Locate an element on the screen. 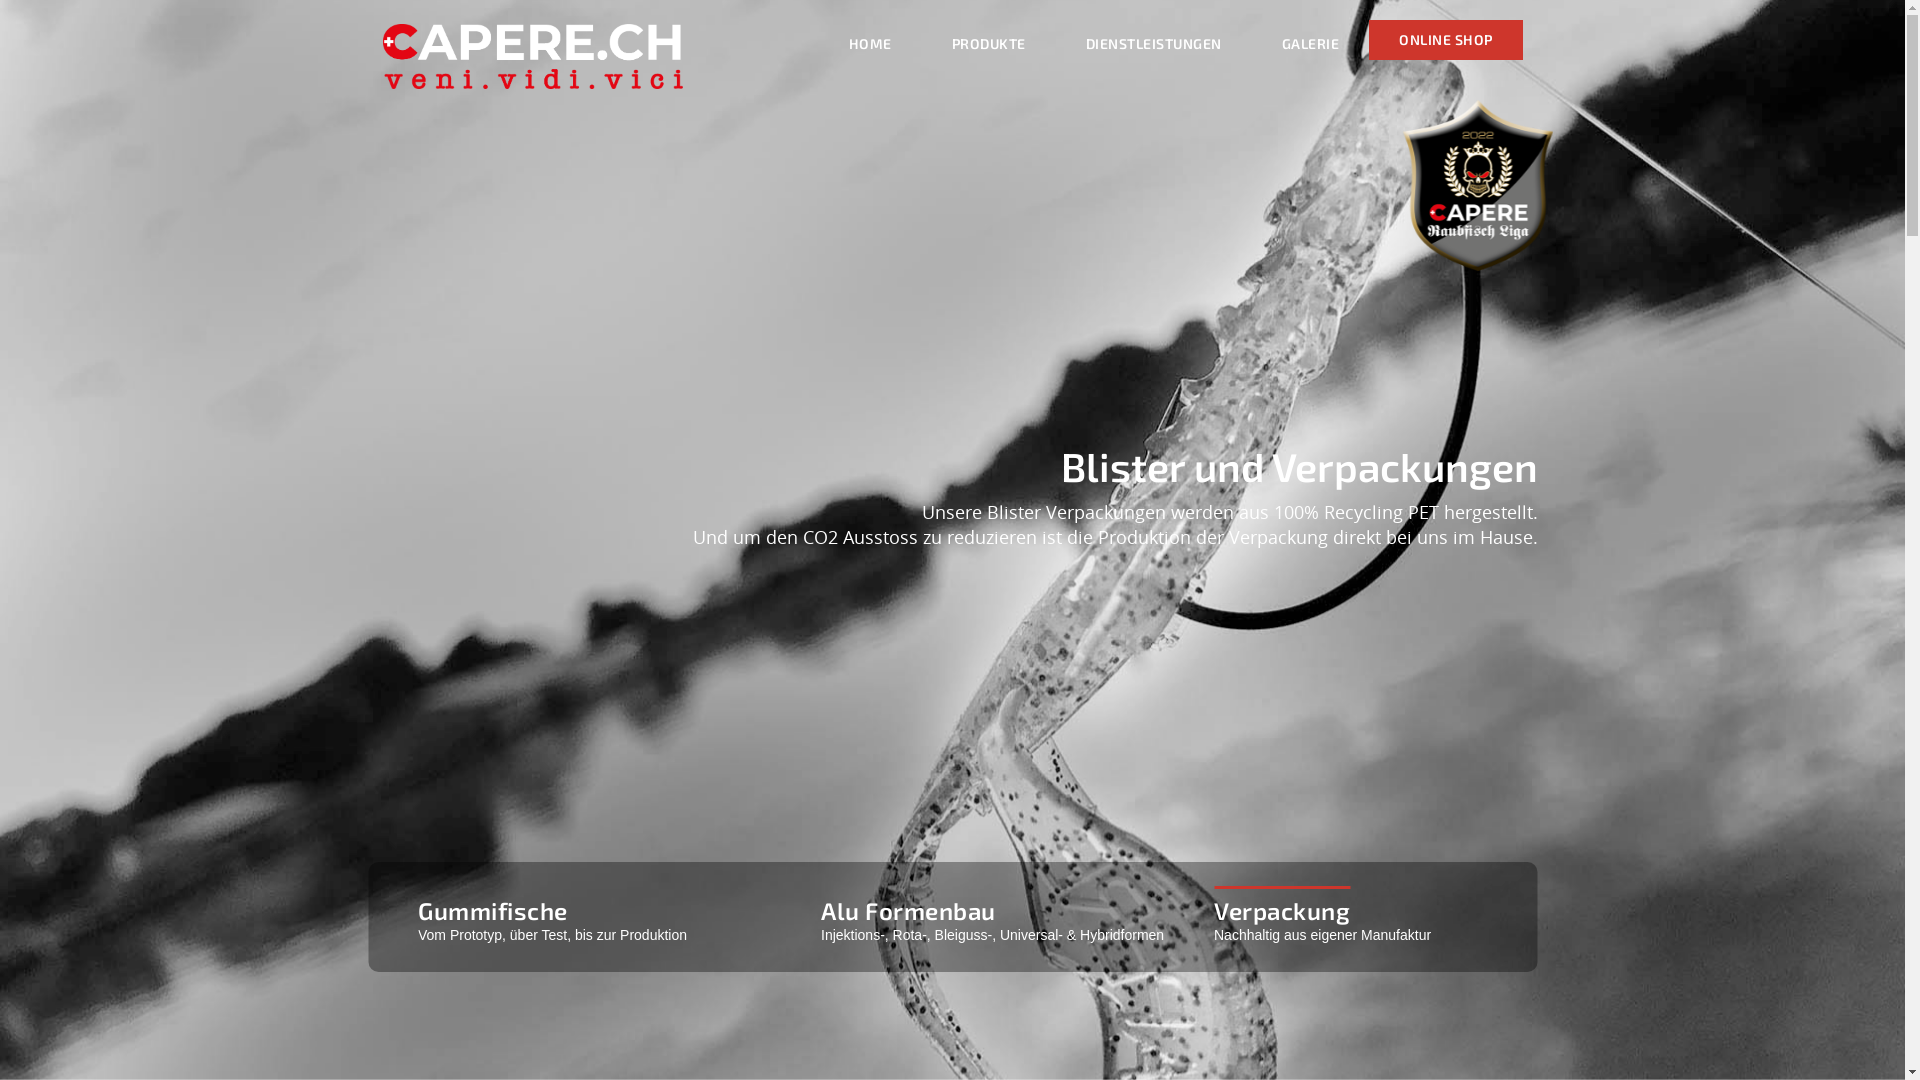 This screenshot has width=1920, height=1080. 'PRODUKTE' is located at coordinates (920, 43).